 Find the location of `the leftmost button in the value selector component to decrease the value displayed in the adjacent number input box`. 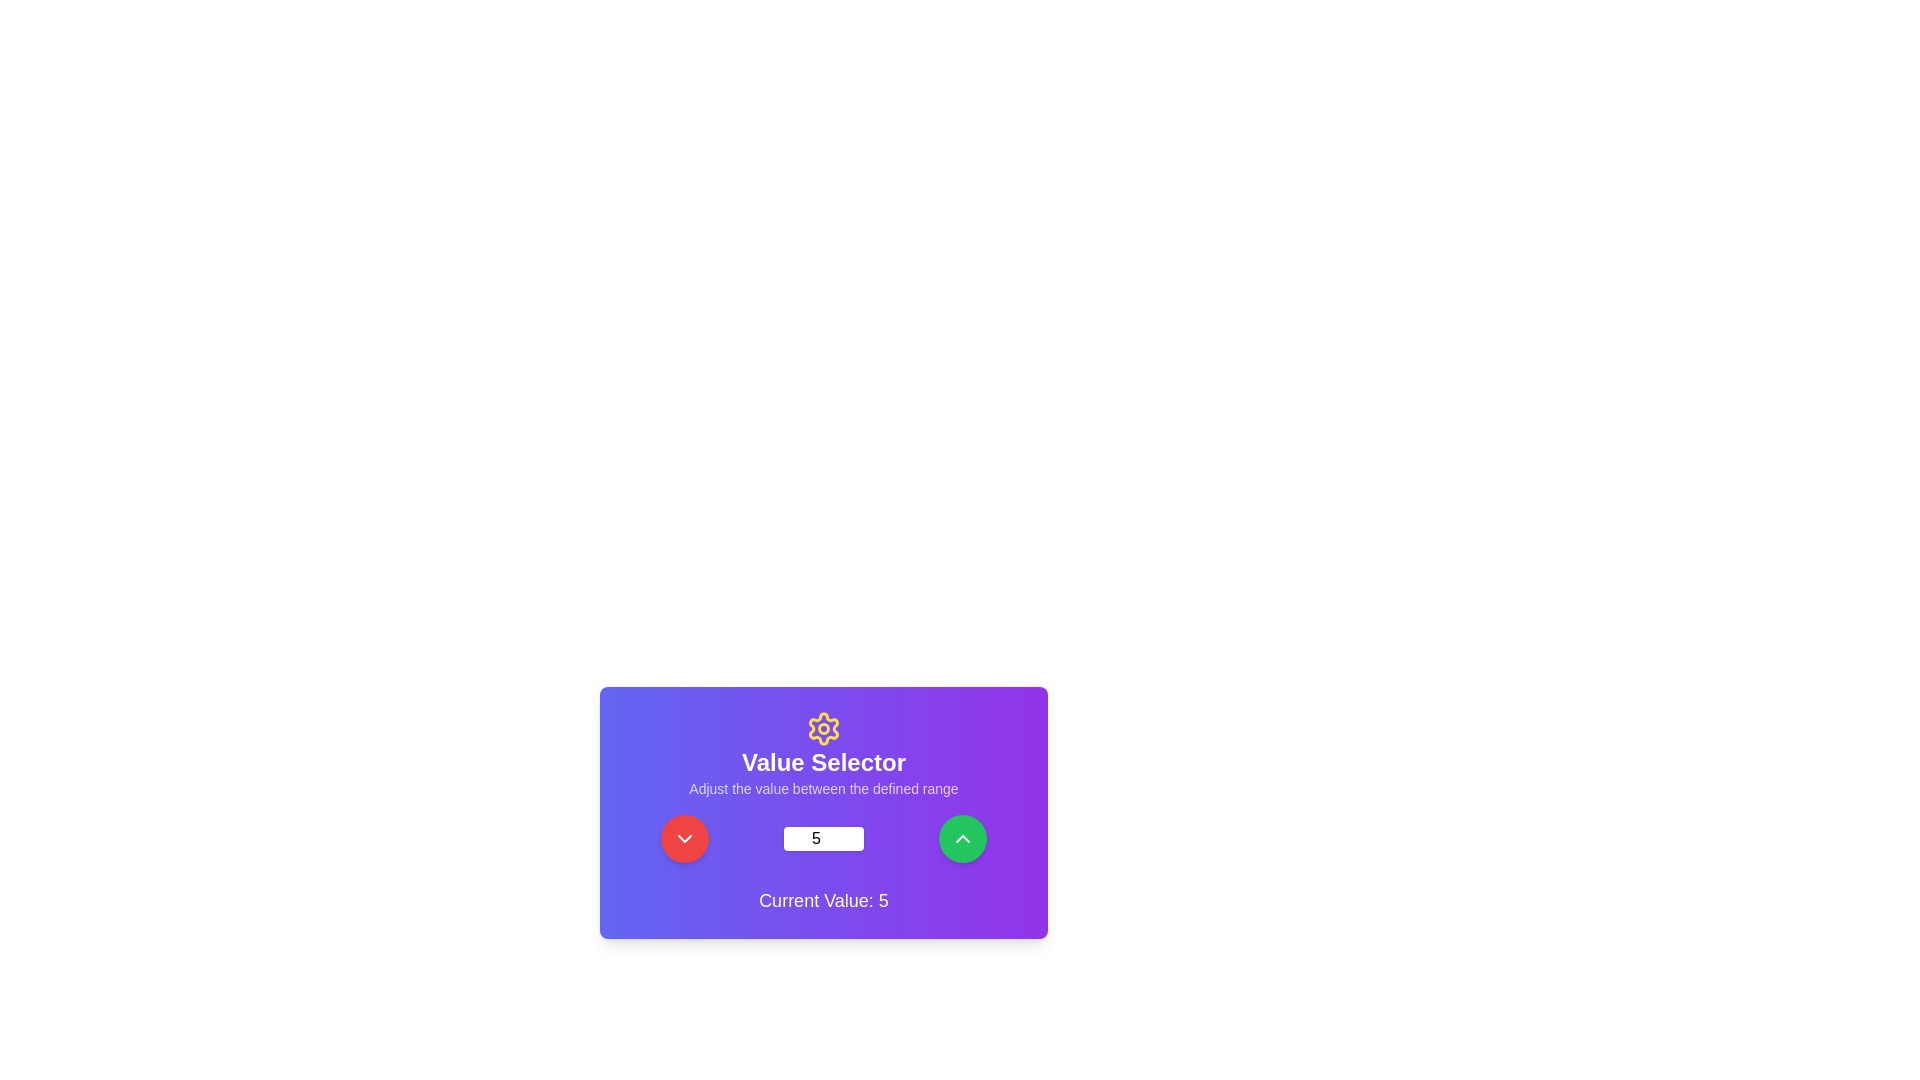

the leftmost button in the value selector component to decrease the value displayed in the adjacent number input box is located at coordinates (685, 839).